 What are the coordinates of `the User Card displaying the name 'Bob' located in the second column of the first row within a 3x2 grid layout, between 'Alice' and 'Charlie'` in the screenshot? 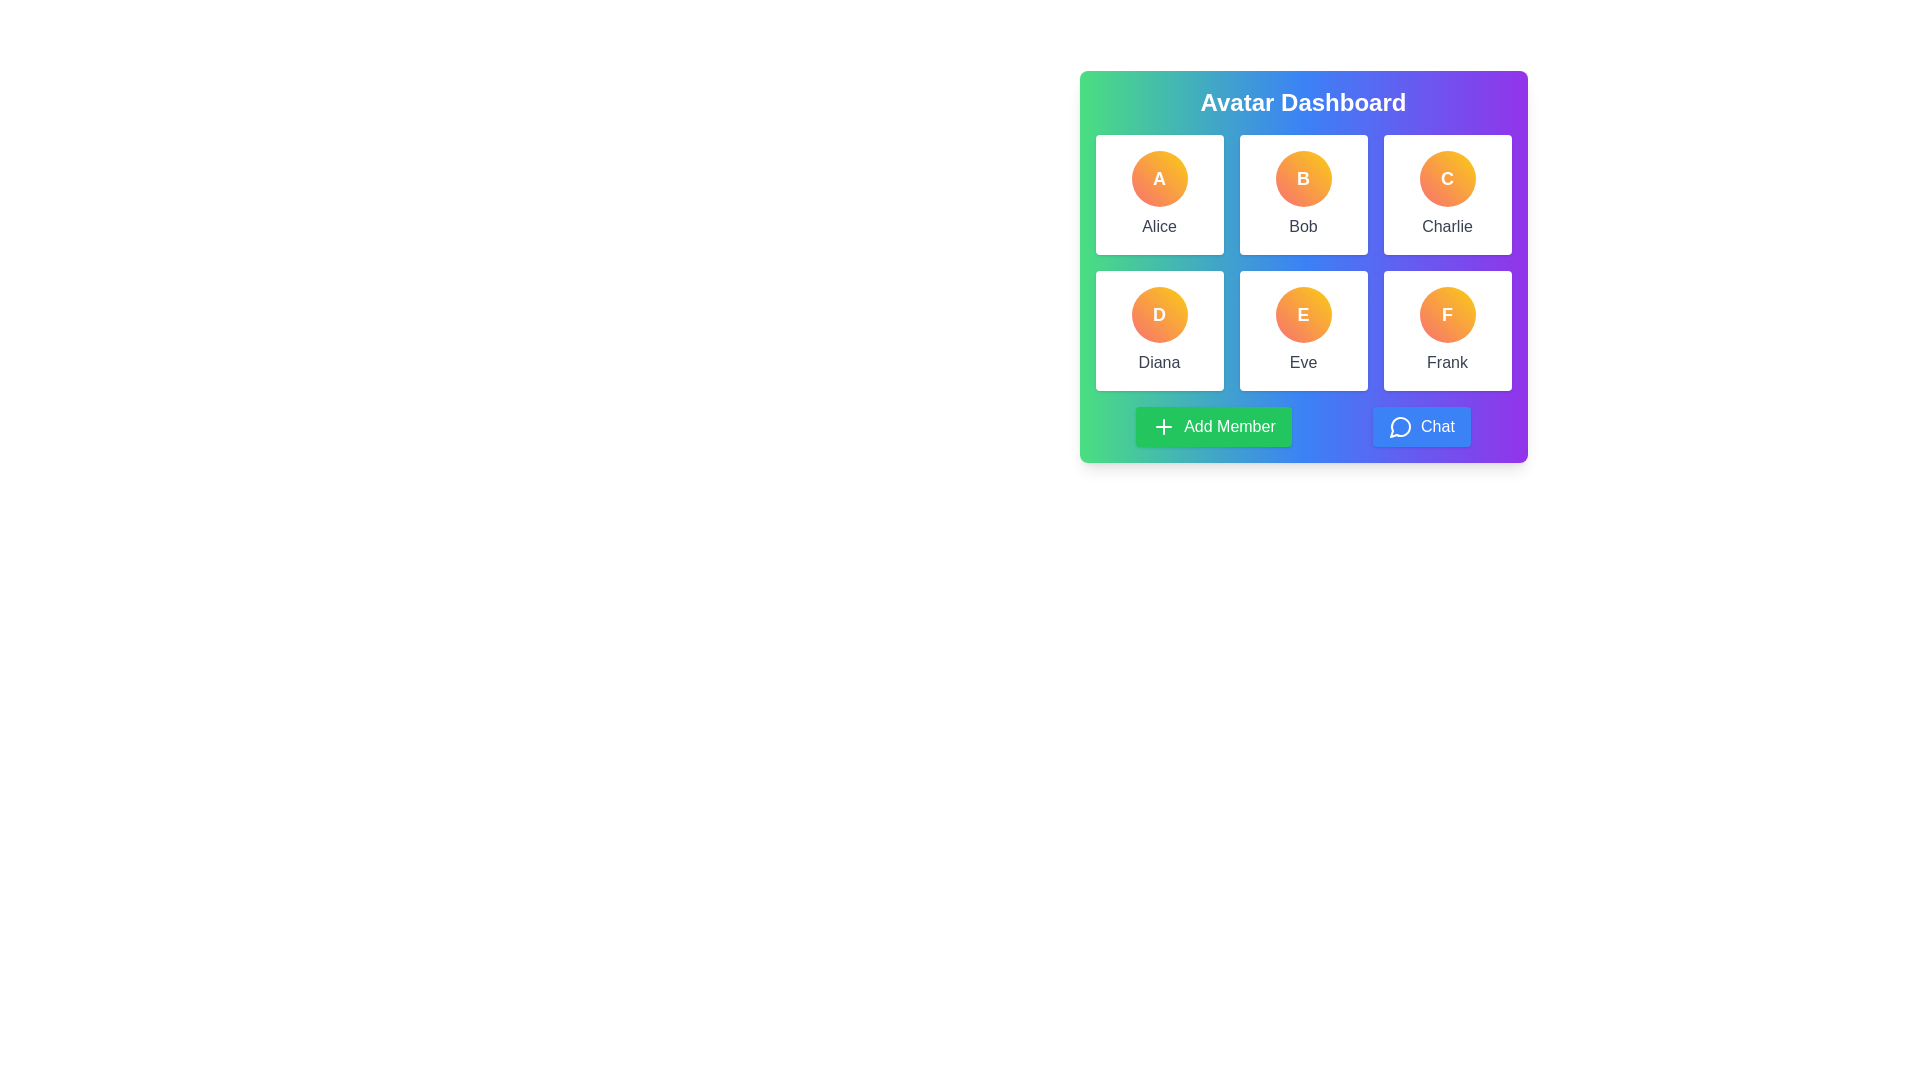 It's located at (1303, 195).